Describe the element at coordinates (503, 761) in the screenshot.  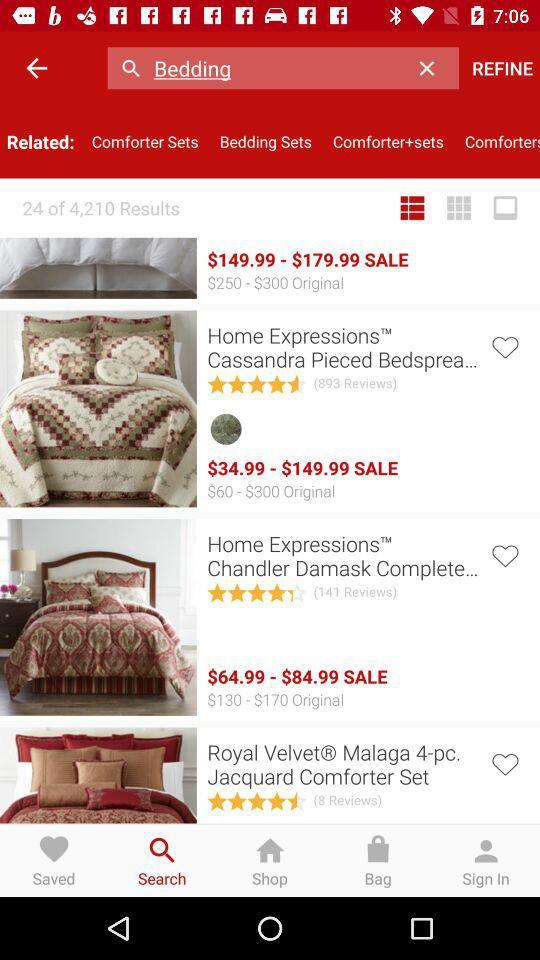
I see `to wish list` at that location.